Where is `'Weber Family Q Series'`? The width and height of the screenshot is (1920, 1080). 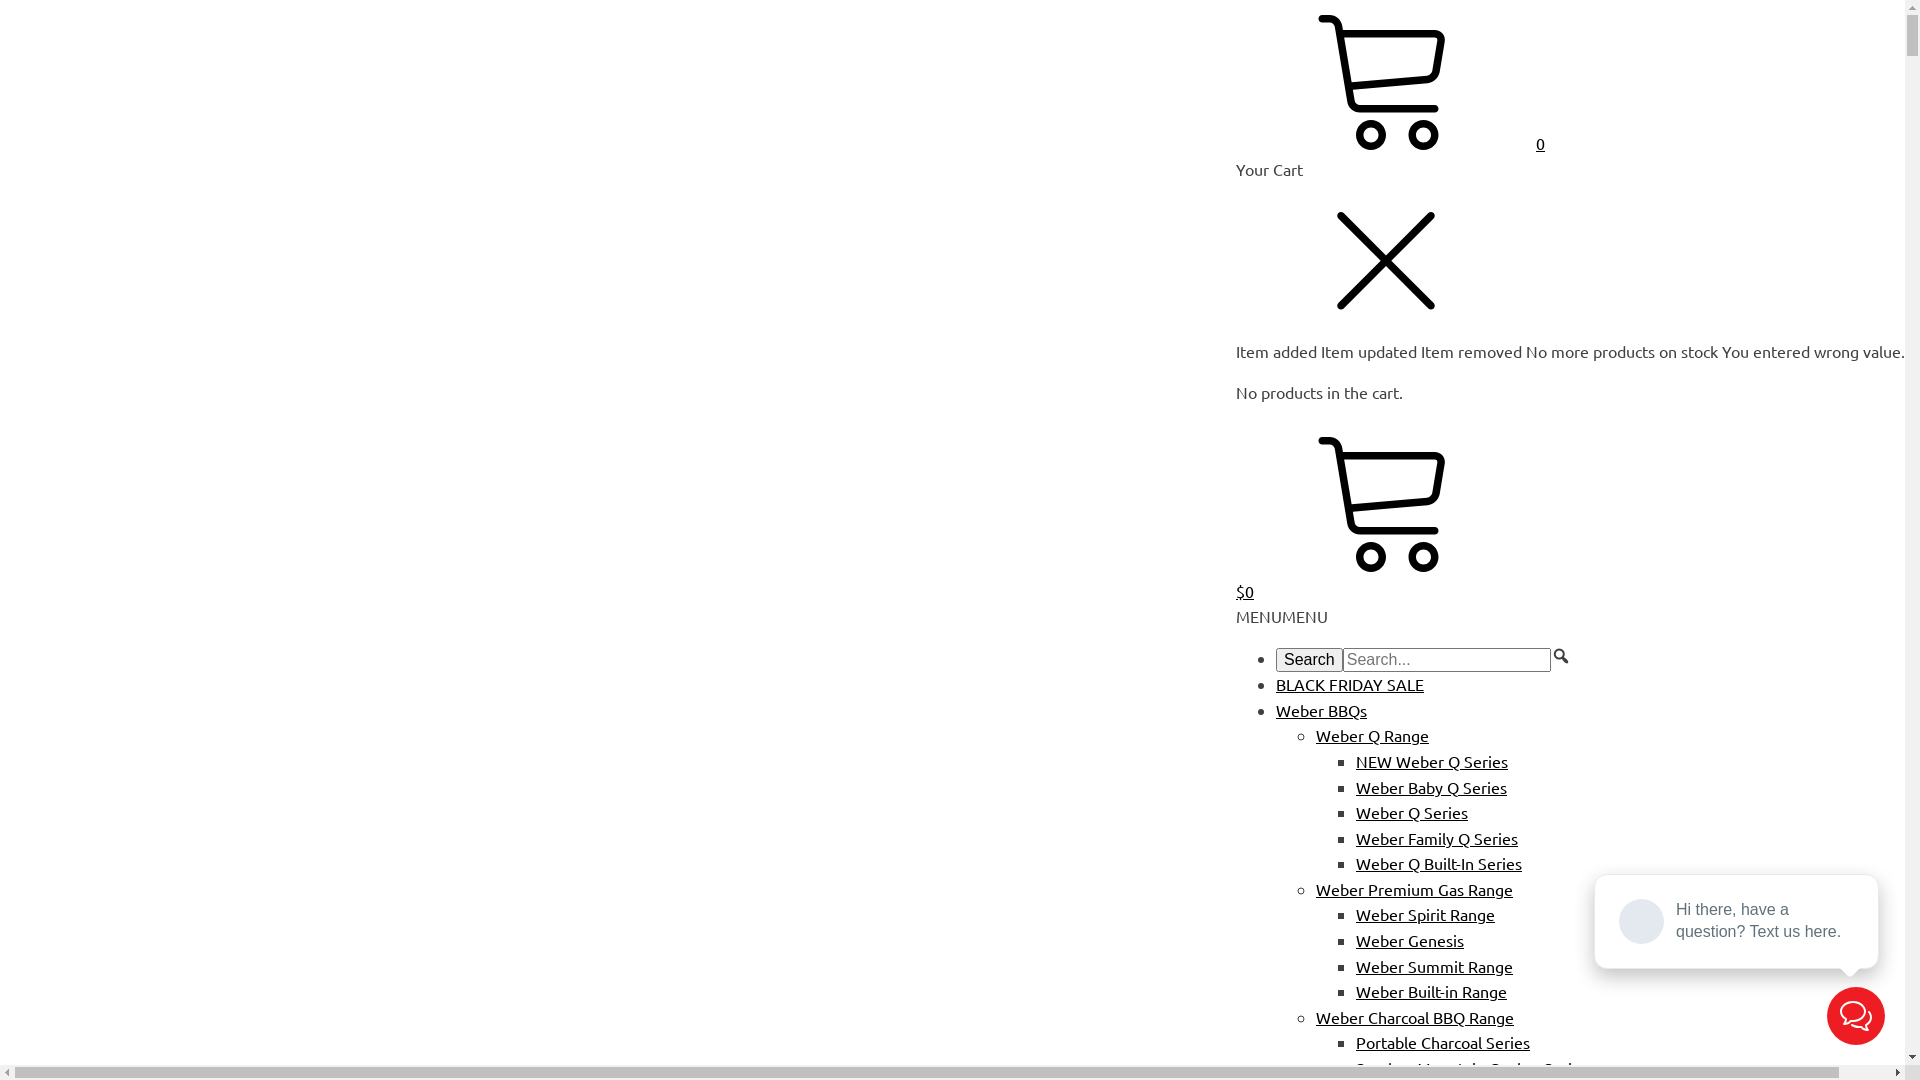
'Weber Family Q Series' is located at coordinates (1435, 837).